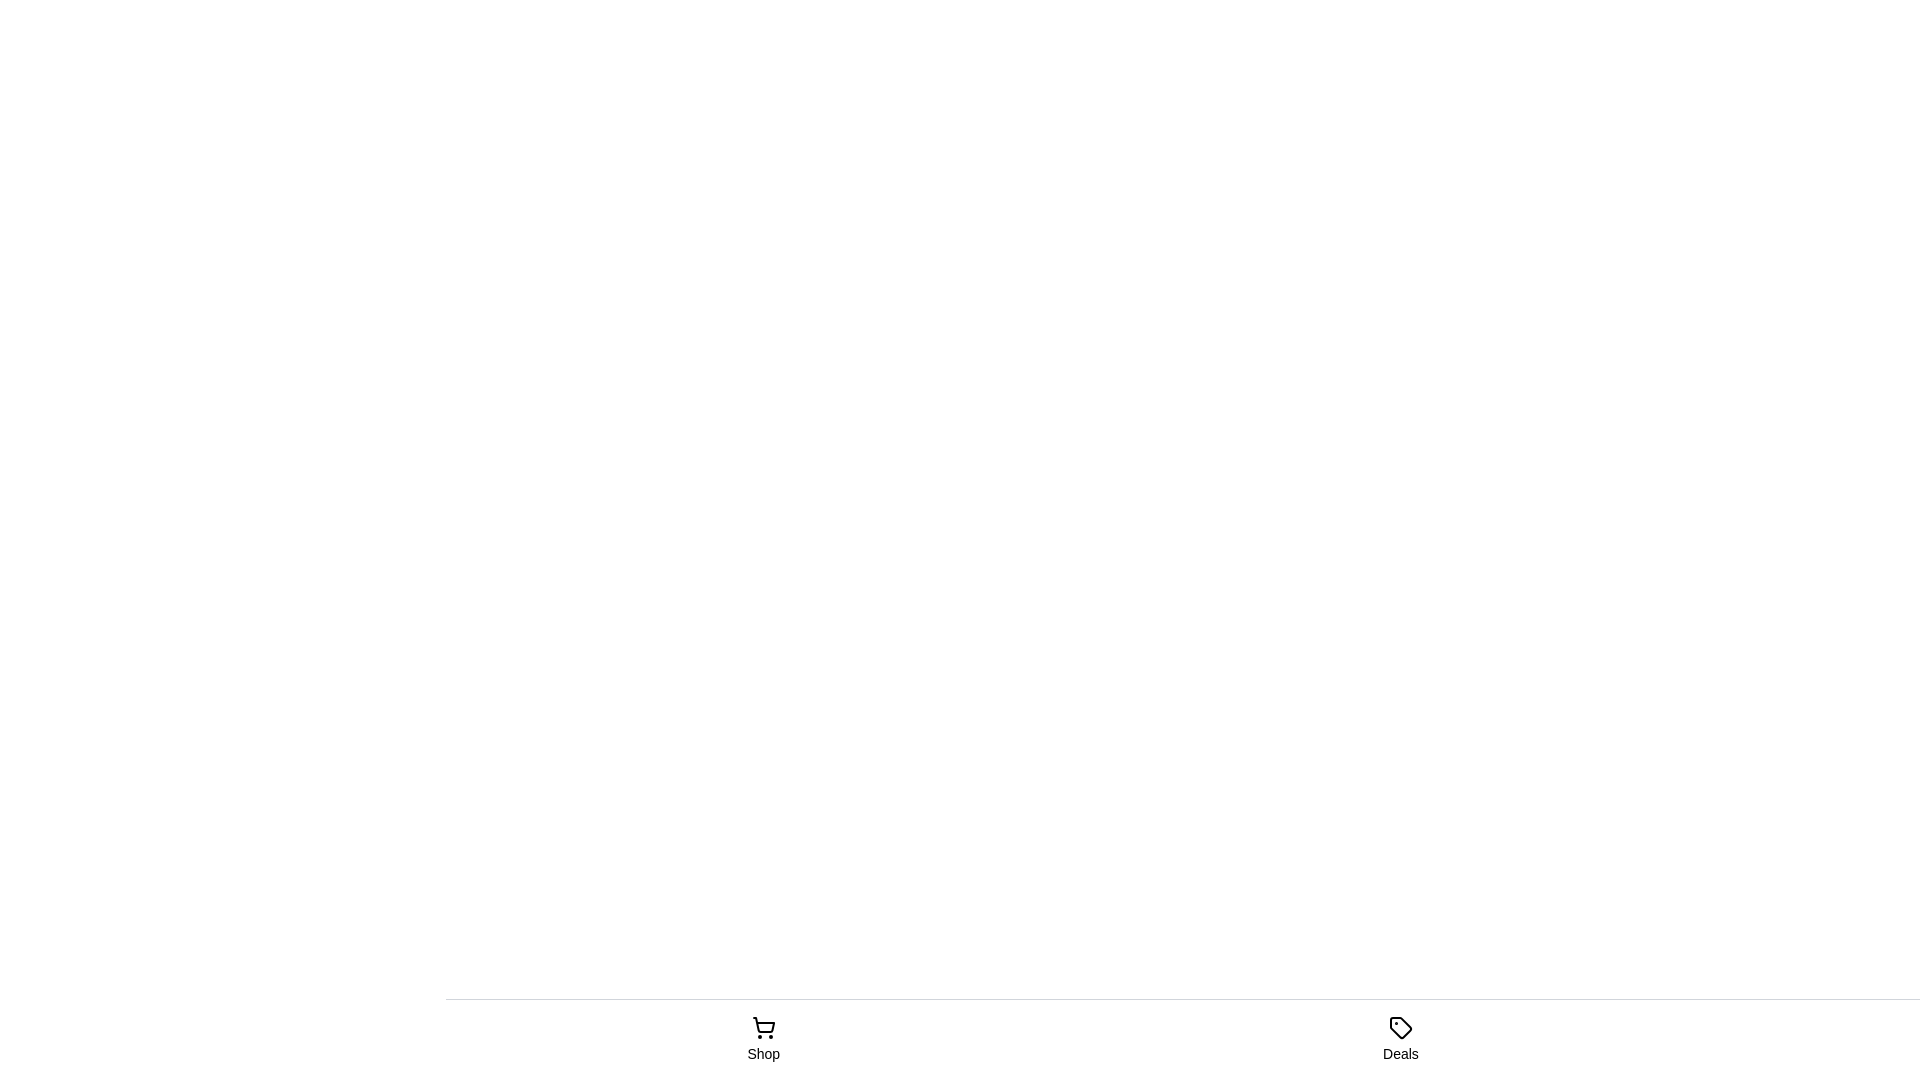 Image resolution: width=1920 pixels, height=1080 pixels. I want to click on the tab label Shop to select its text, so click(762, 1039).